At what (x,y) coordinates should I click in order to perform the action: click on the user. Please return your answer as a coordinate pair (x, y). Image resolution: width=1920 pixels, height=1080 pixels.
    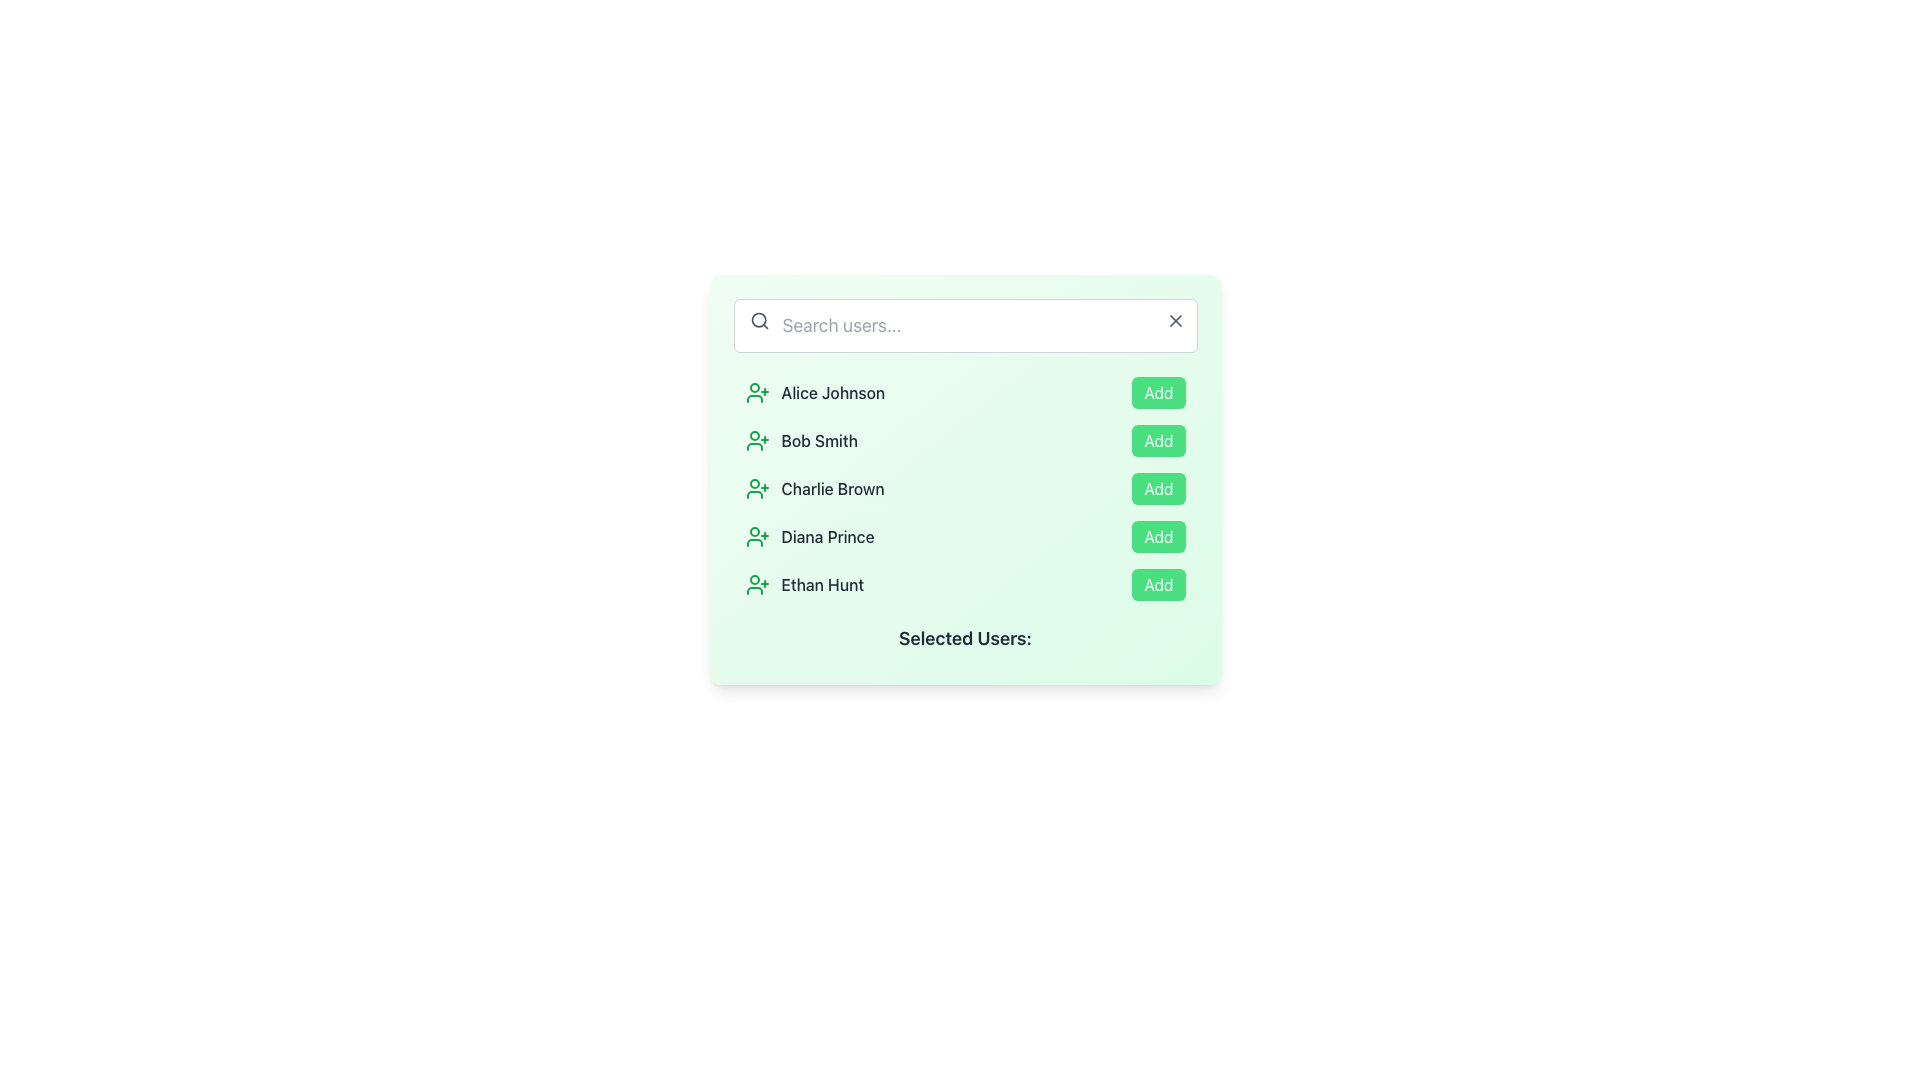
    Looking at the image, I should click on (833, 393).